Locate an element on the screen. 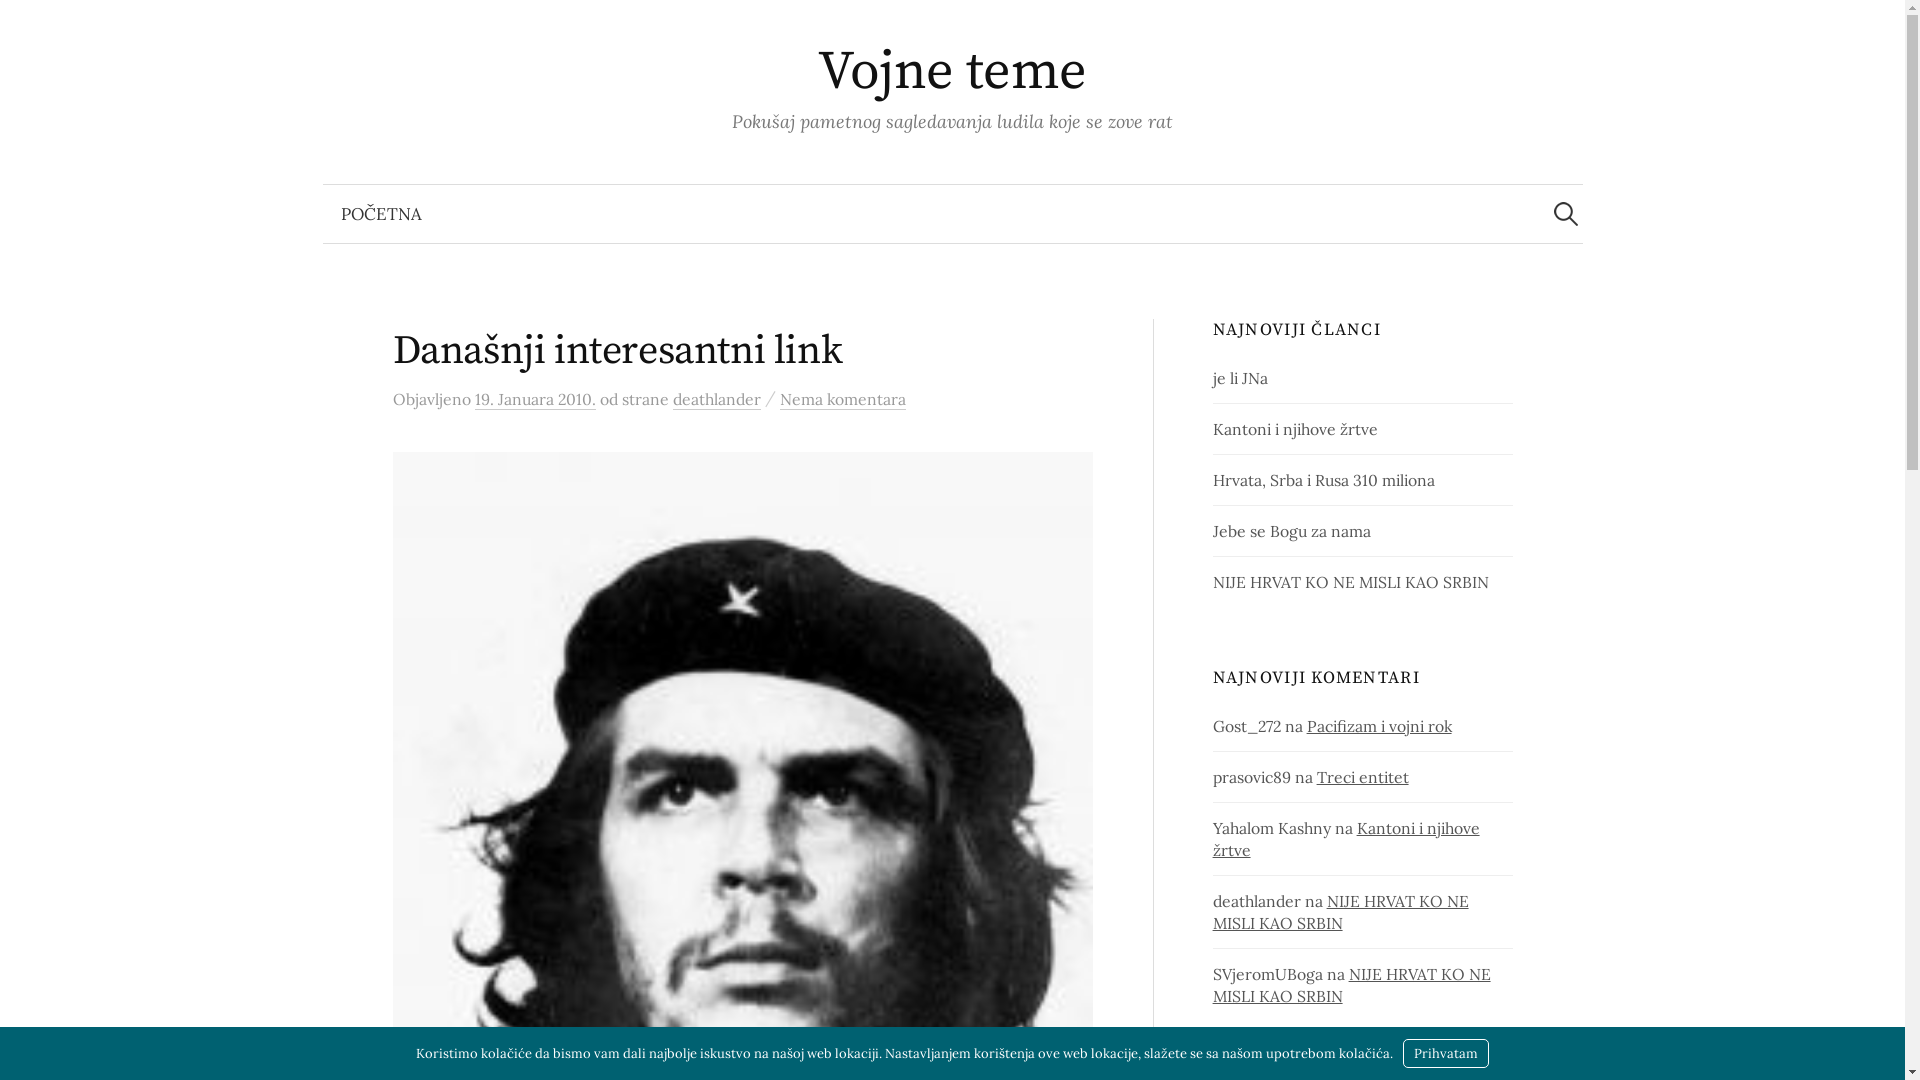 This screenshot has width=1920, height=1080. 'Treci entitet' is located at coordinates (1362, 775).